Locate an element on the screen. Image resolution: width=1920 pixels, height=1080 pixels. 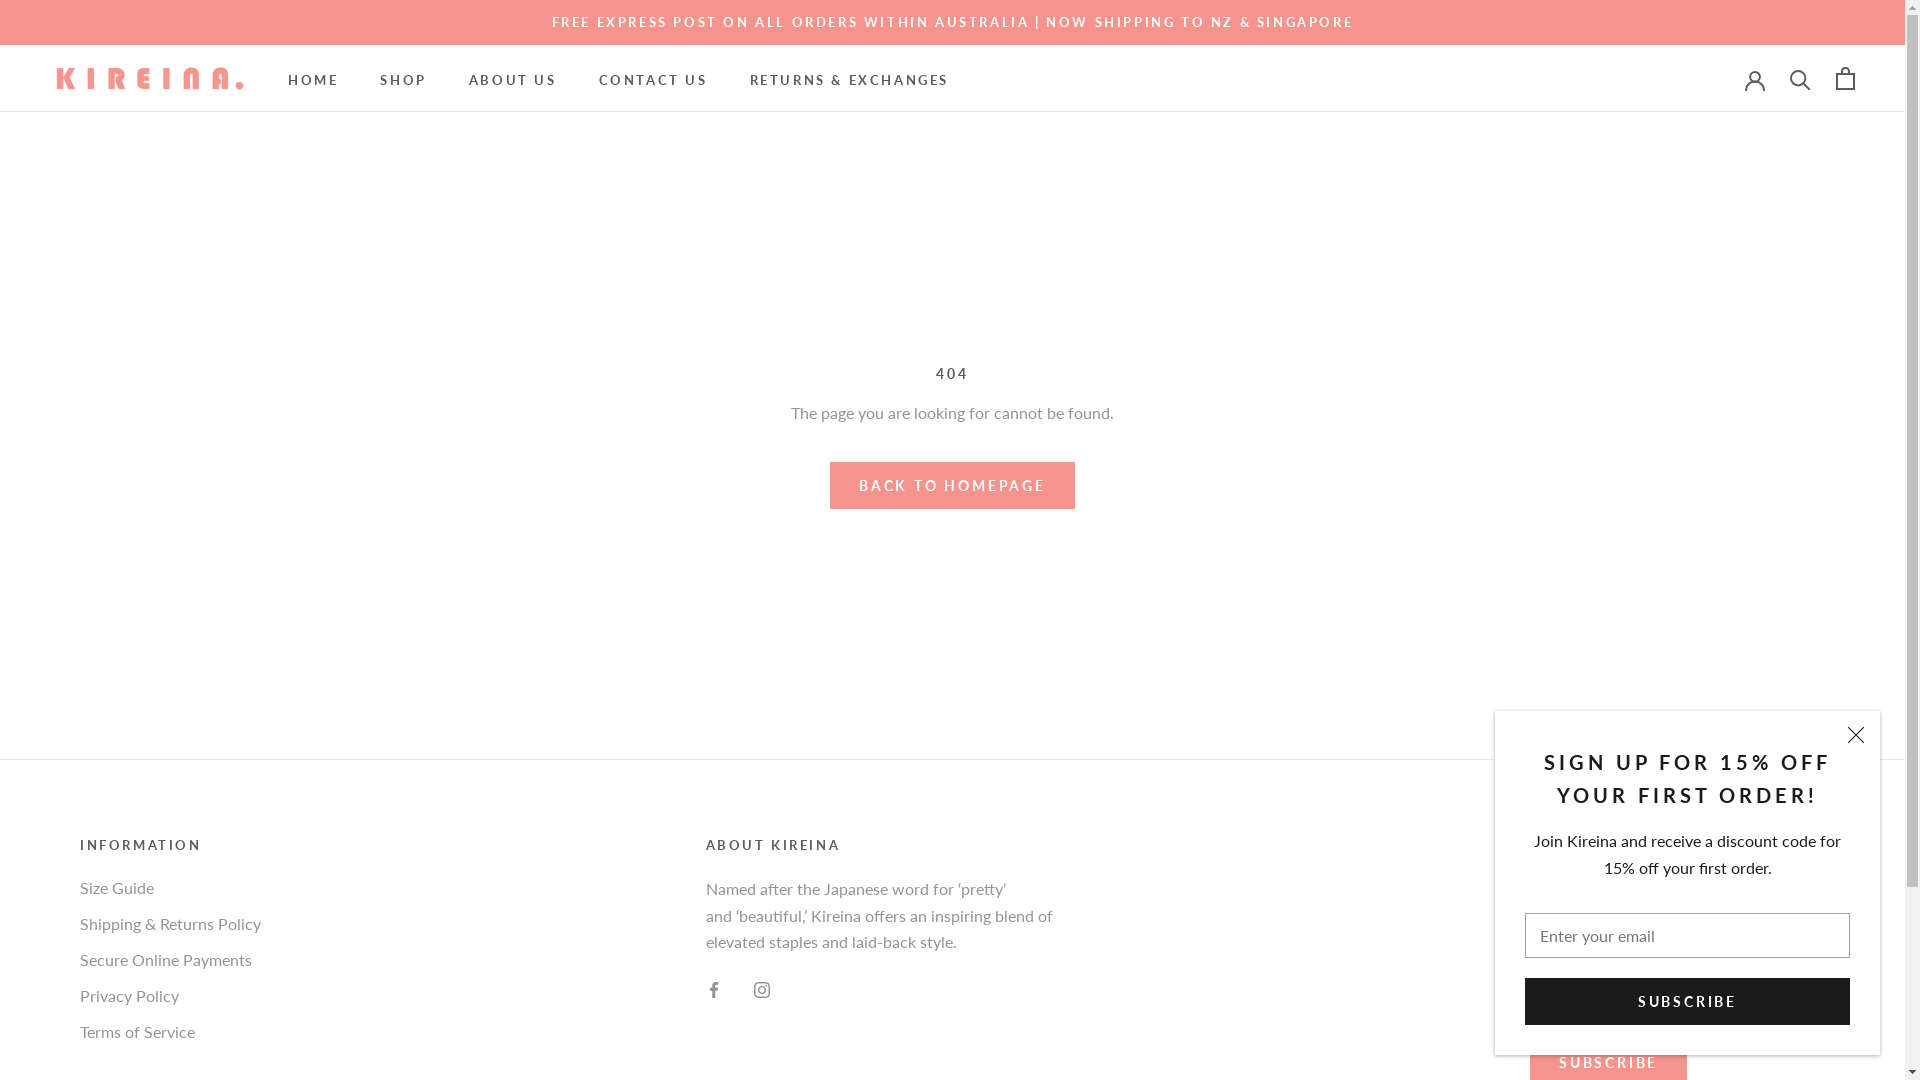
'ABOUT US is located at coordinates (513, 79).